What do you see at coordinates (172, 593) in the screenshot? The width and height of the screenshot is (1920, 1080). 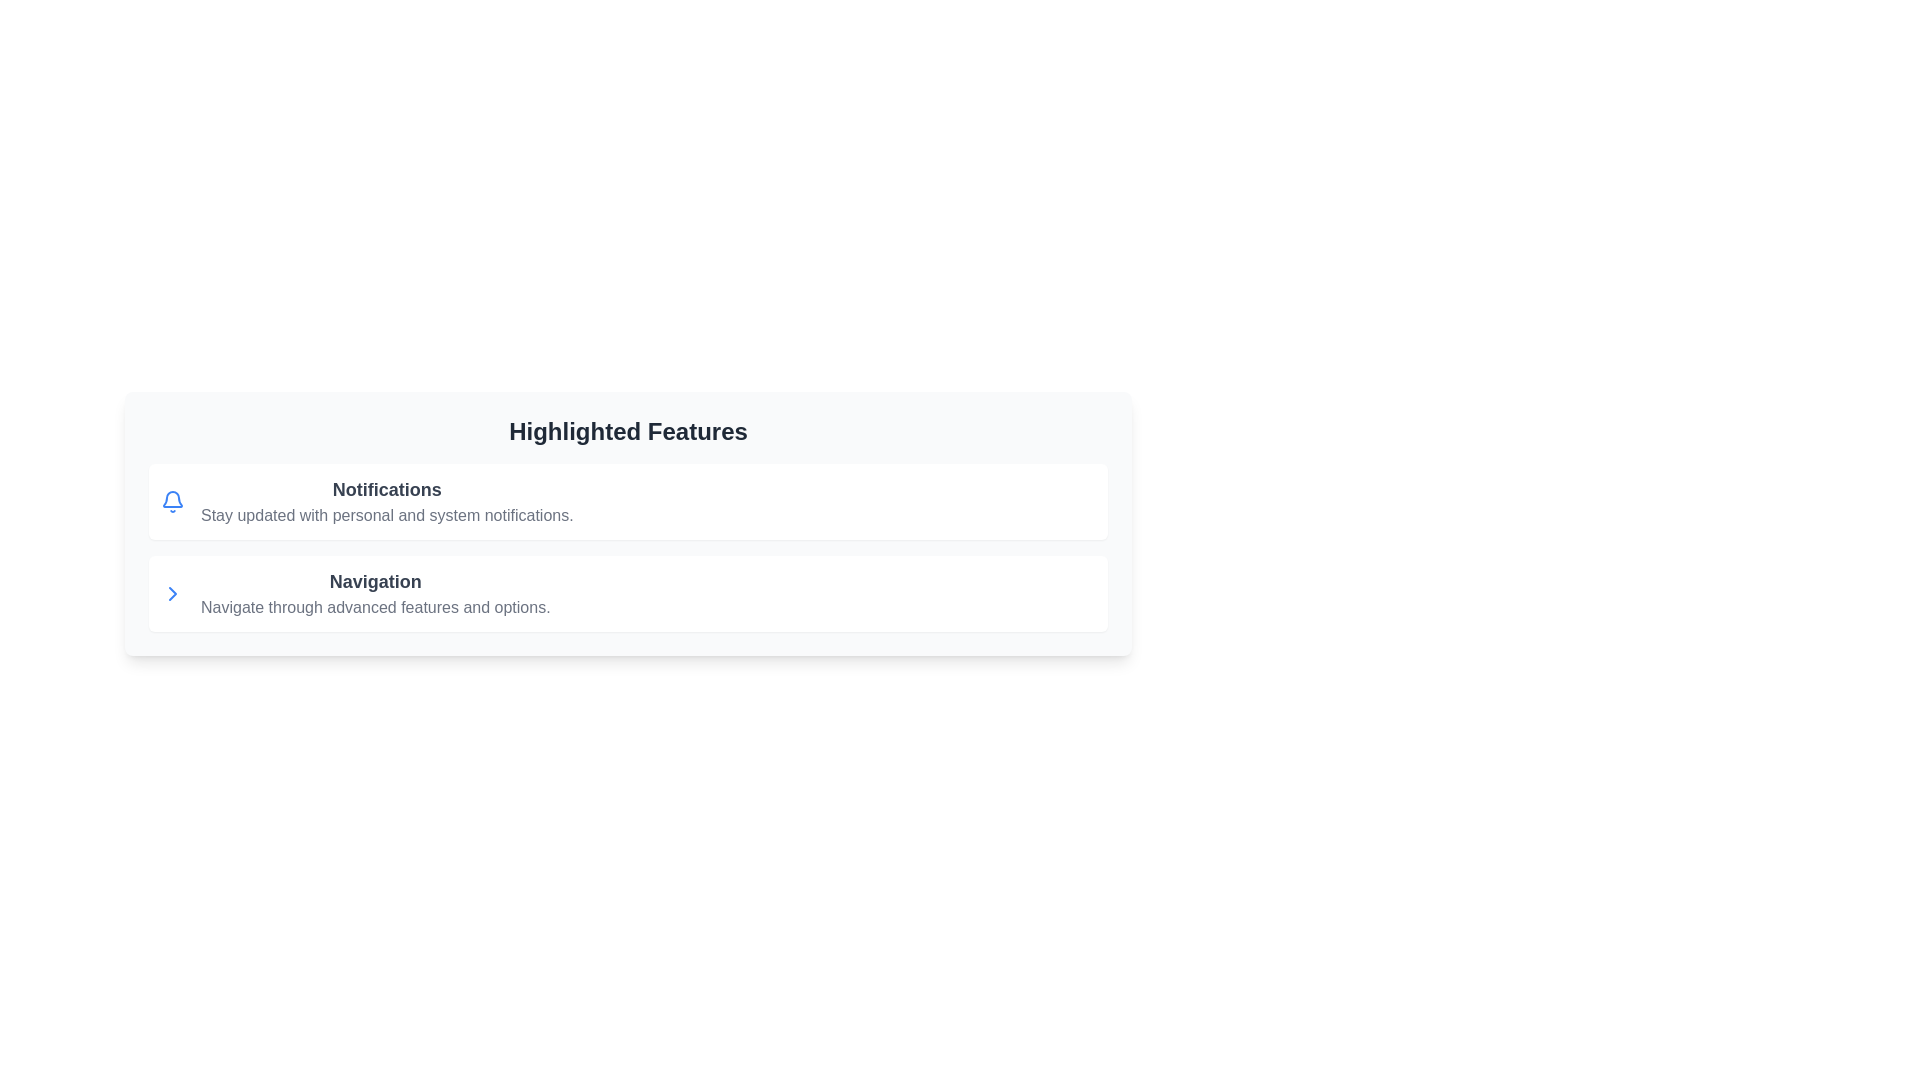 I see `the blue right-facing chevron icon located under the 'Highlighted Features' section in the 'Navigation' category` at bounding box center [172, 593].